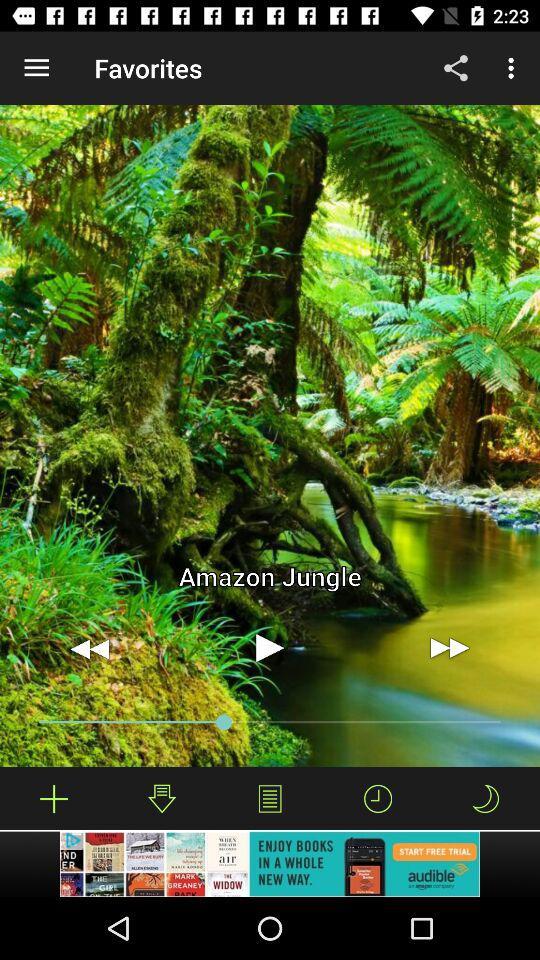 The image size is (540, 960). What do you see at coordinates (270, 798) in the screenshot?
I see `show a sound list` at bounding box center [270, 798].